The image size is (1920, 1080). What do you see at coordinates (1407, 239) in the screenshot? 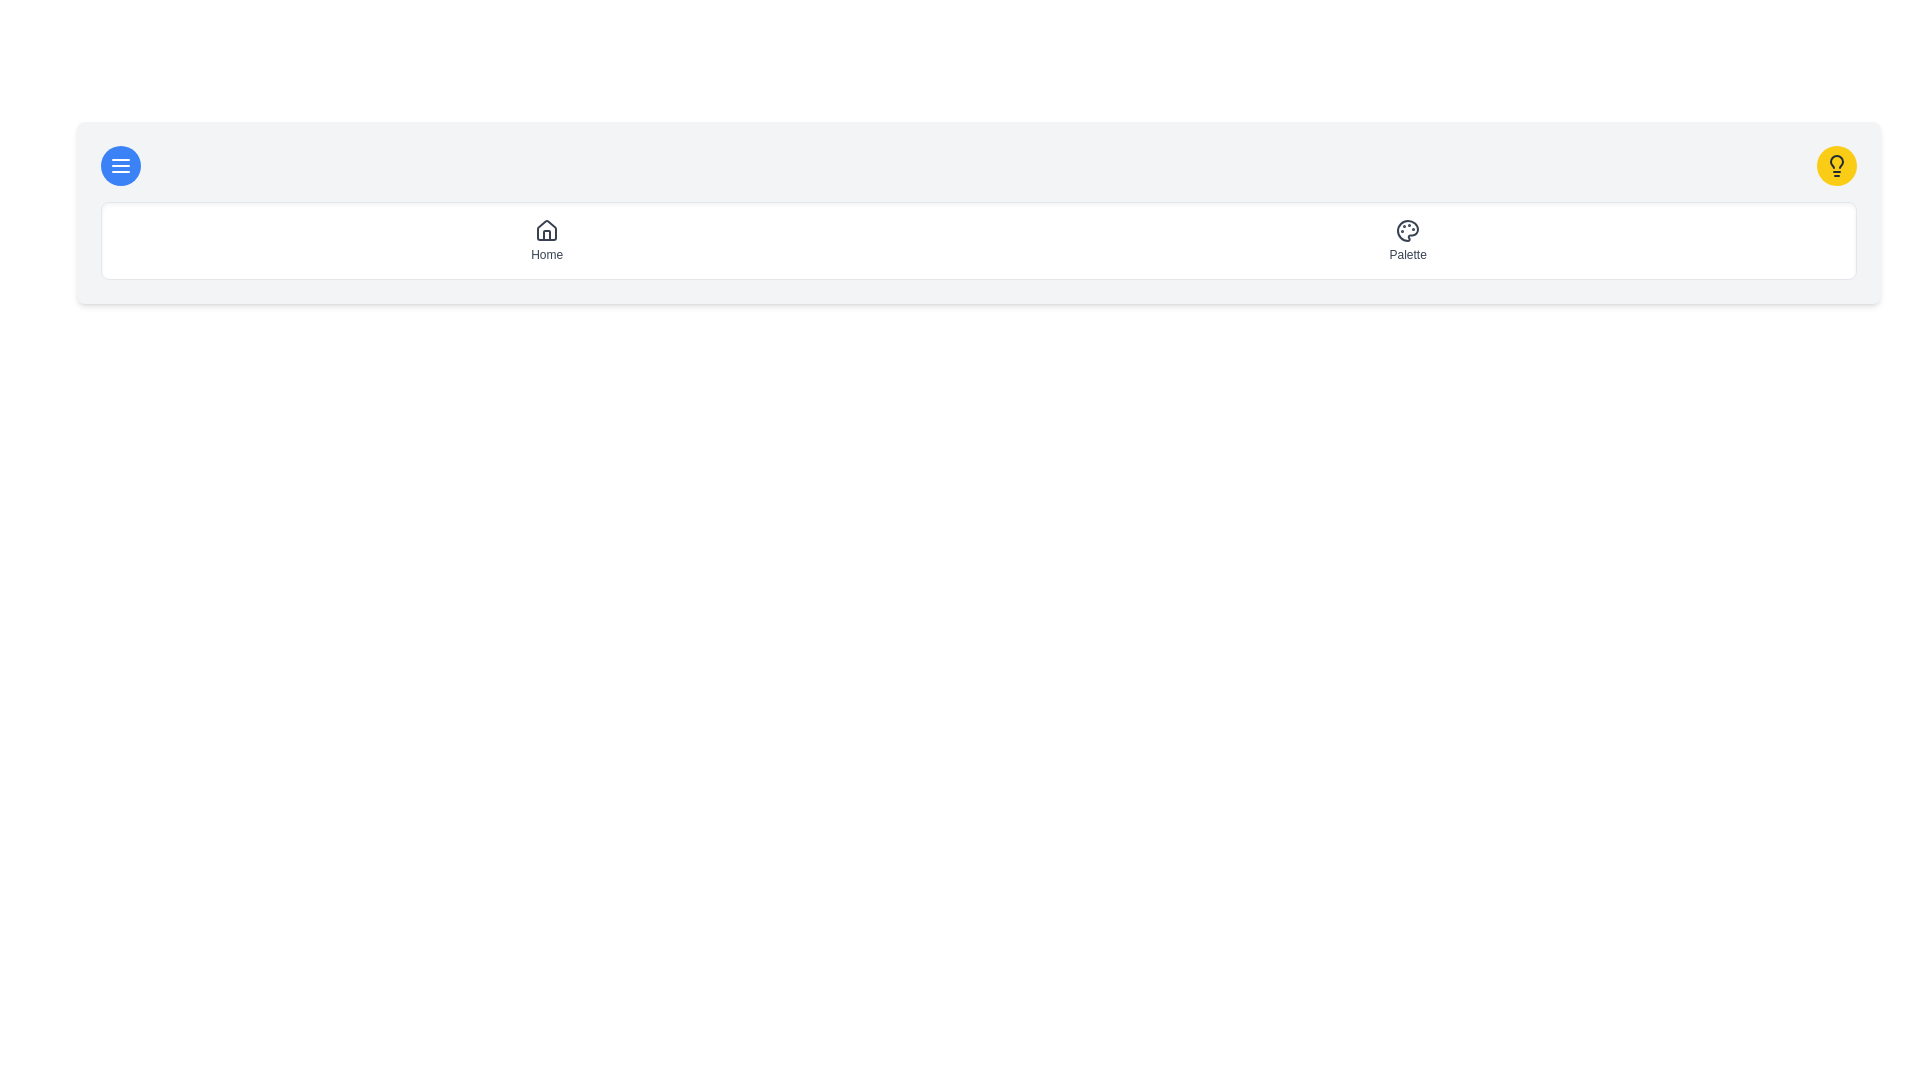
I see `the second item in the horizontal navigation menu, which is a clickable button for navigating to the 'Palette' section, located towards the right side of the navigation bar` at bounding box center [1407, 239].